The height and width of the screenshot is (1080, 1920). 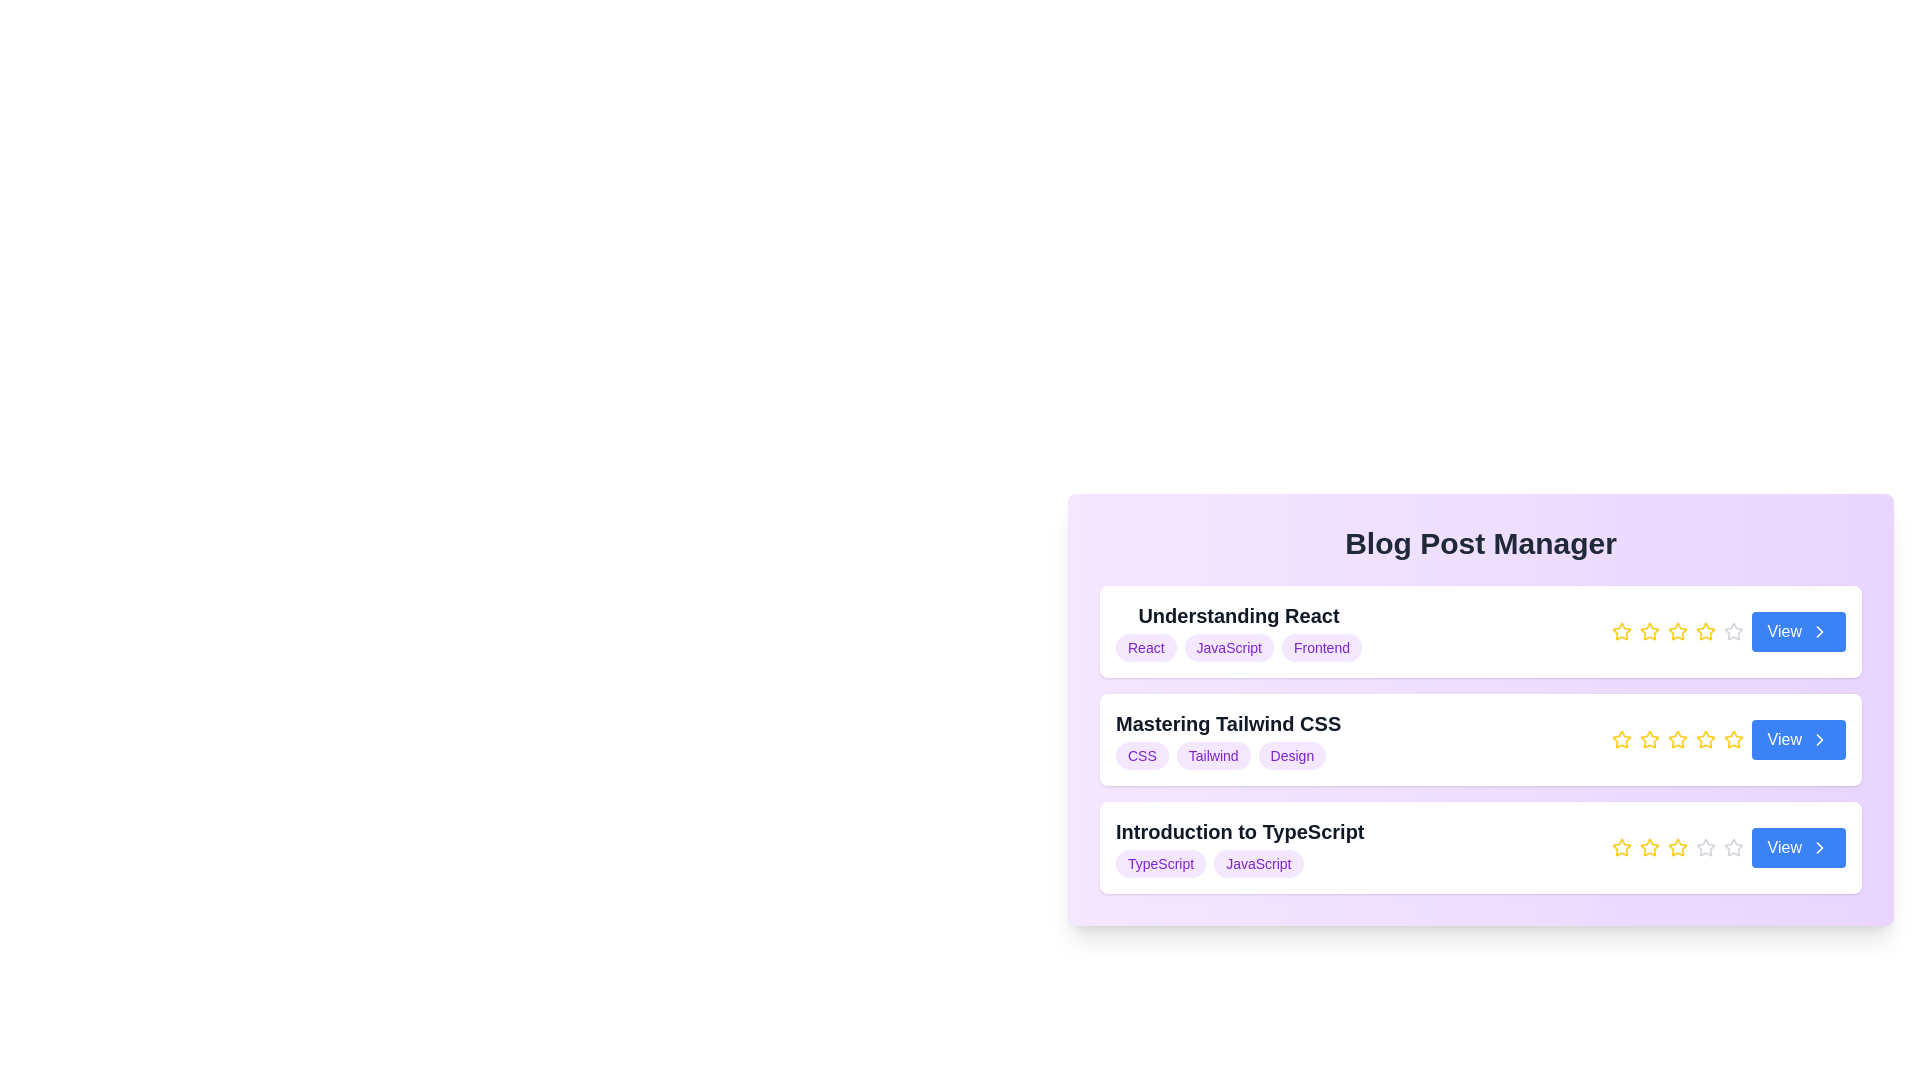 I want to click on the 'Frontend' badge, which is a pill-shaped tag with a purple border and lighter purple fill, located at the right of the 'JavaScript' and 'React' badges under the title 'Understanding React', so click(x=1321, y=648).